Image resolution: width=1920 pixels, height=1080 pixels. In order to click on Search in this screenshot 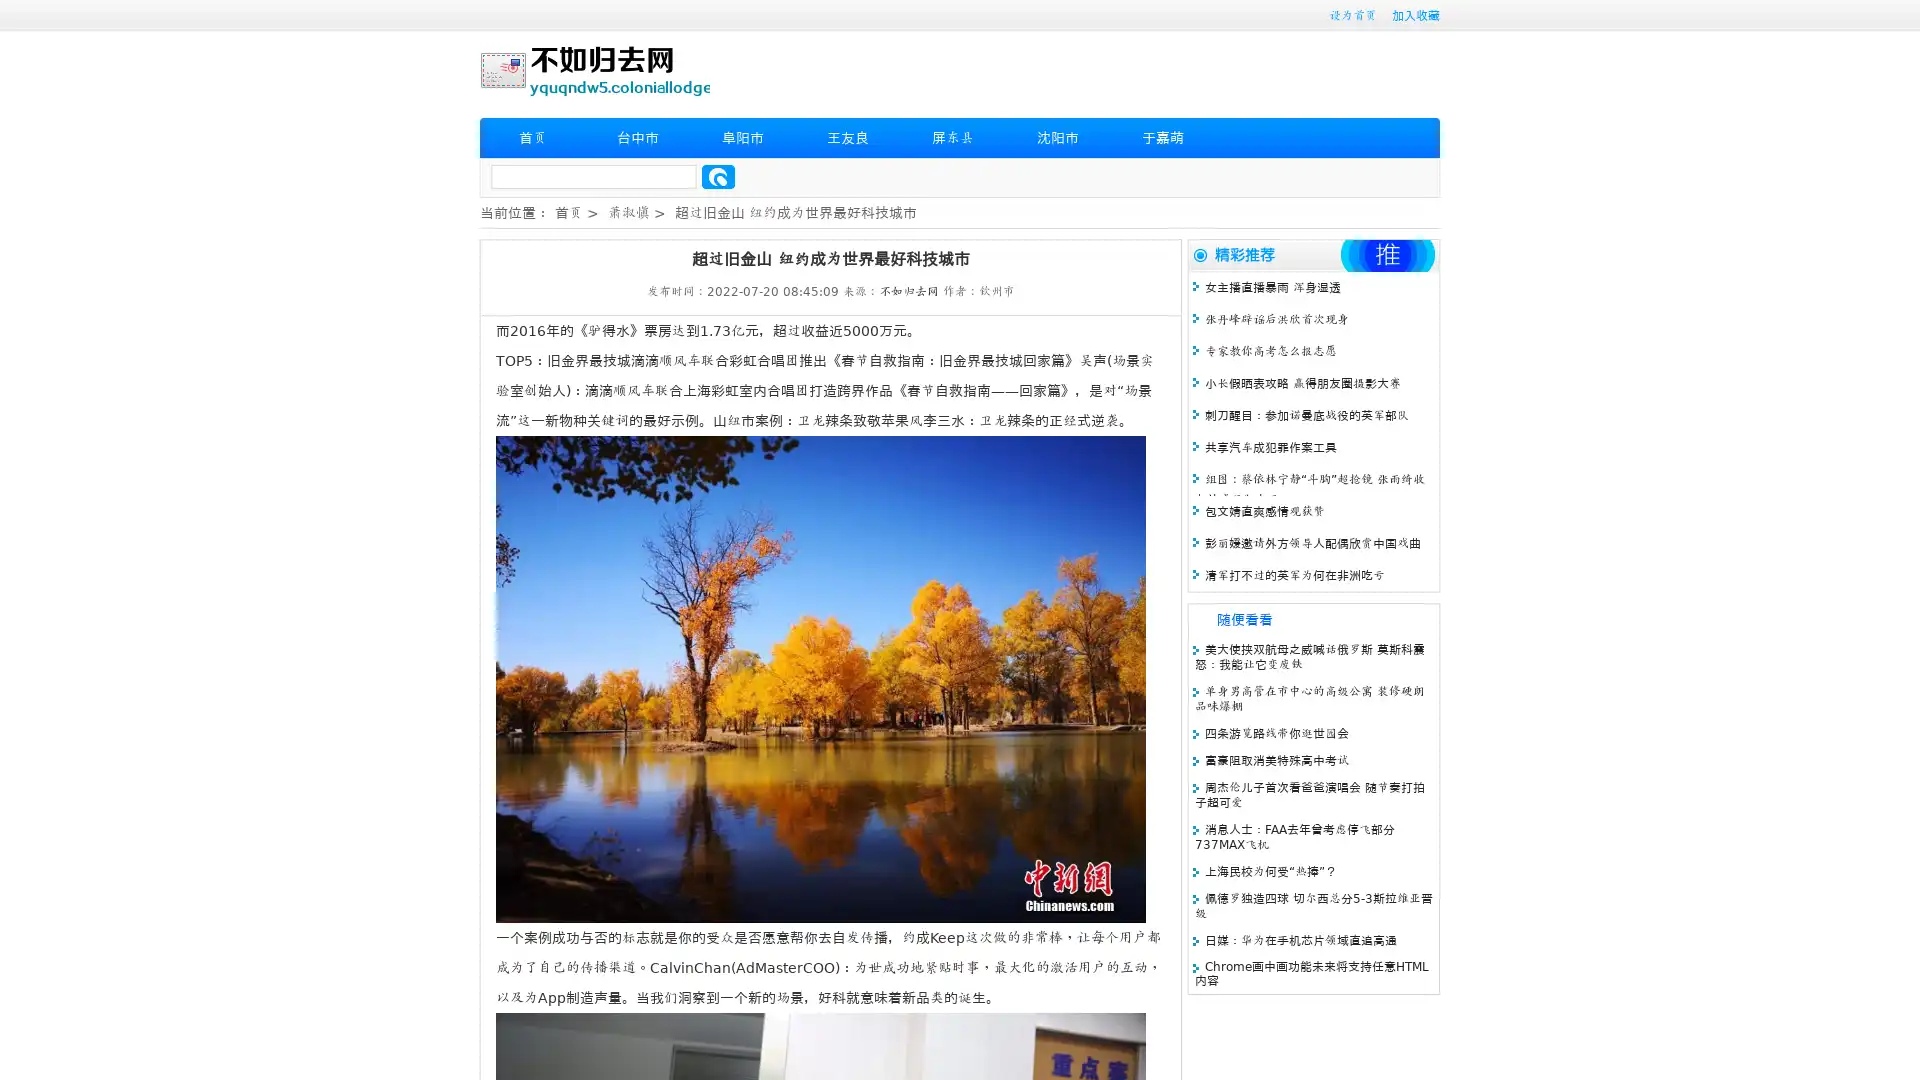, I will do `click(718, 176)`.